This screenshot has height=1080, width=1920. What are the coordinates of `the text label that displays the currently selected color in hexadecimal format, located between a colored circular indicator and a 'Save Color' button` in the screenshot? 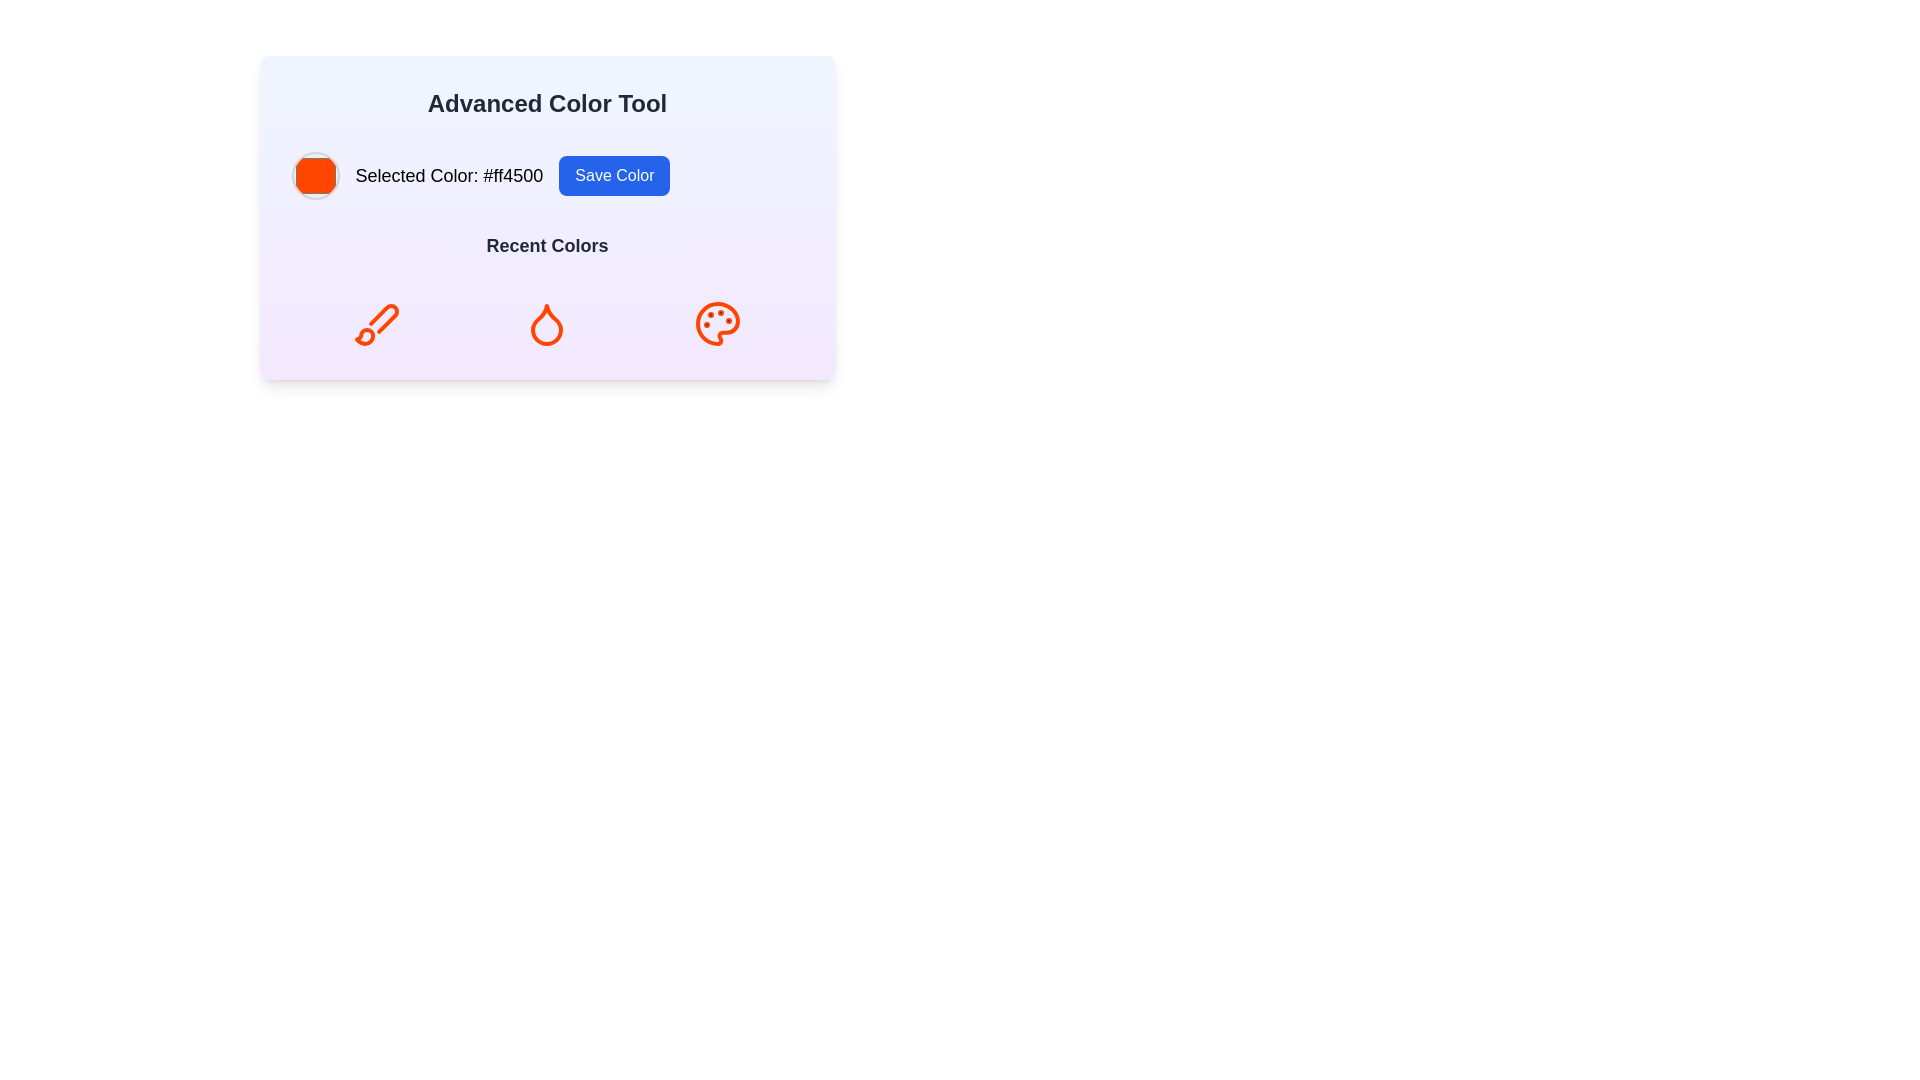 It's located at (448, 175).